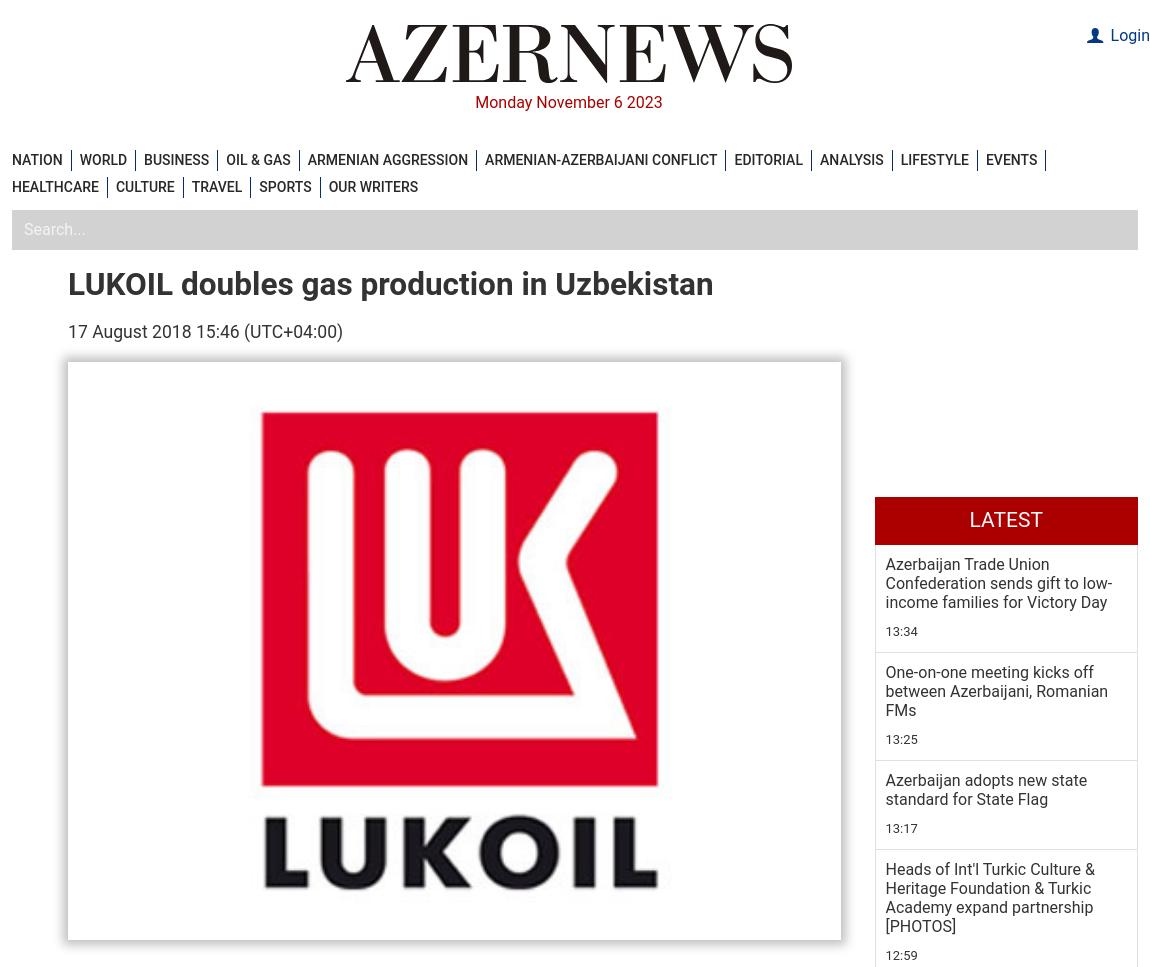 The image size is (1150, 967). What do you see at coordinates (1000, 218) in the screenshot?
I see `'EU continues to buy goods from Moscow despite 11 packages of sanctions'` at bounding box center [1000, 218].